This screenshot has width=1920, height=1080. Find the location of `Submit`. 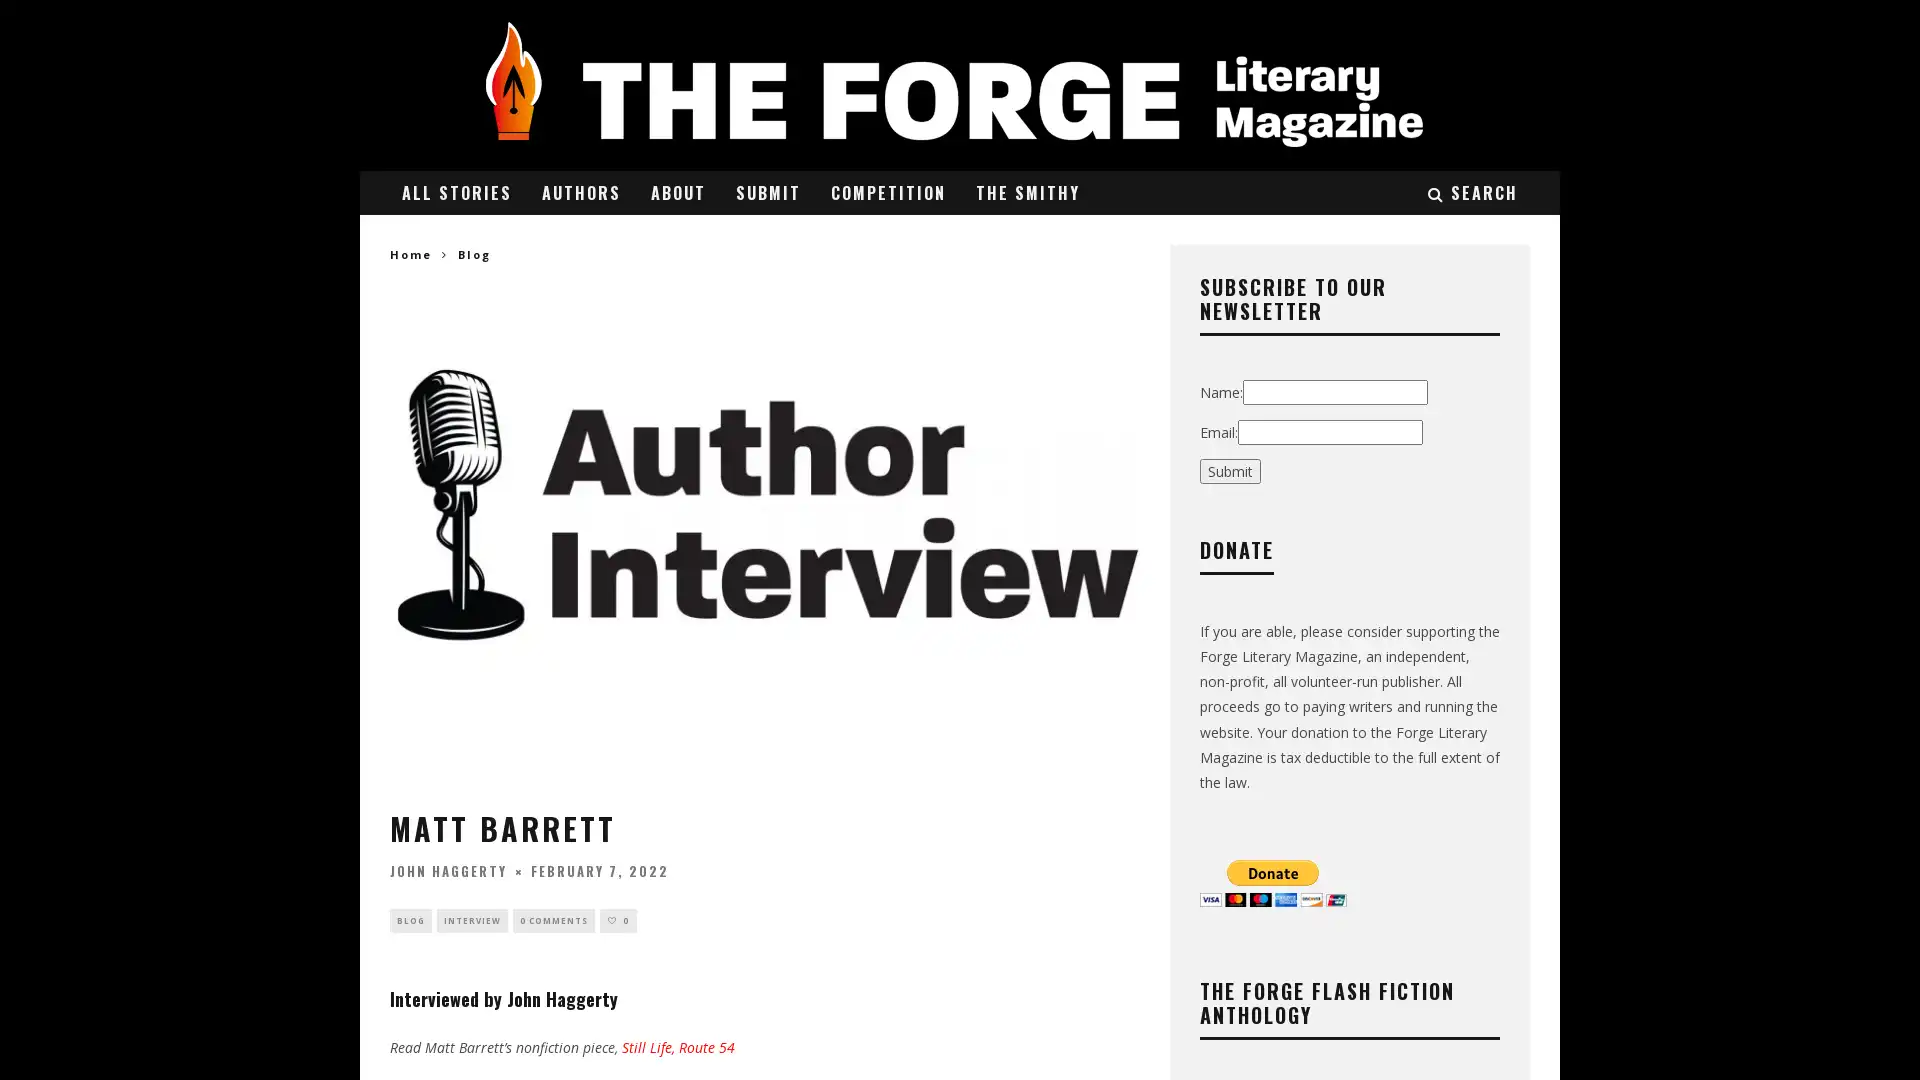

Submit is located at coordinates (1229, 470).